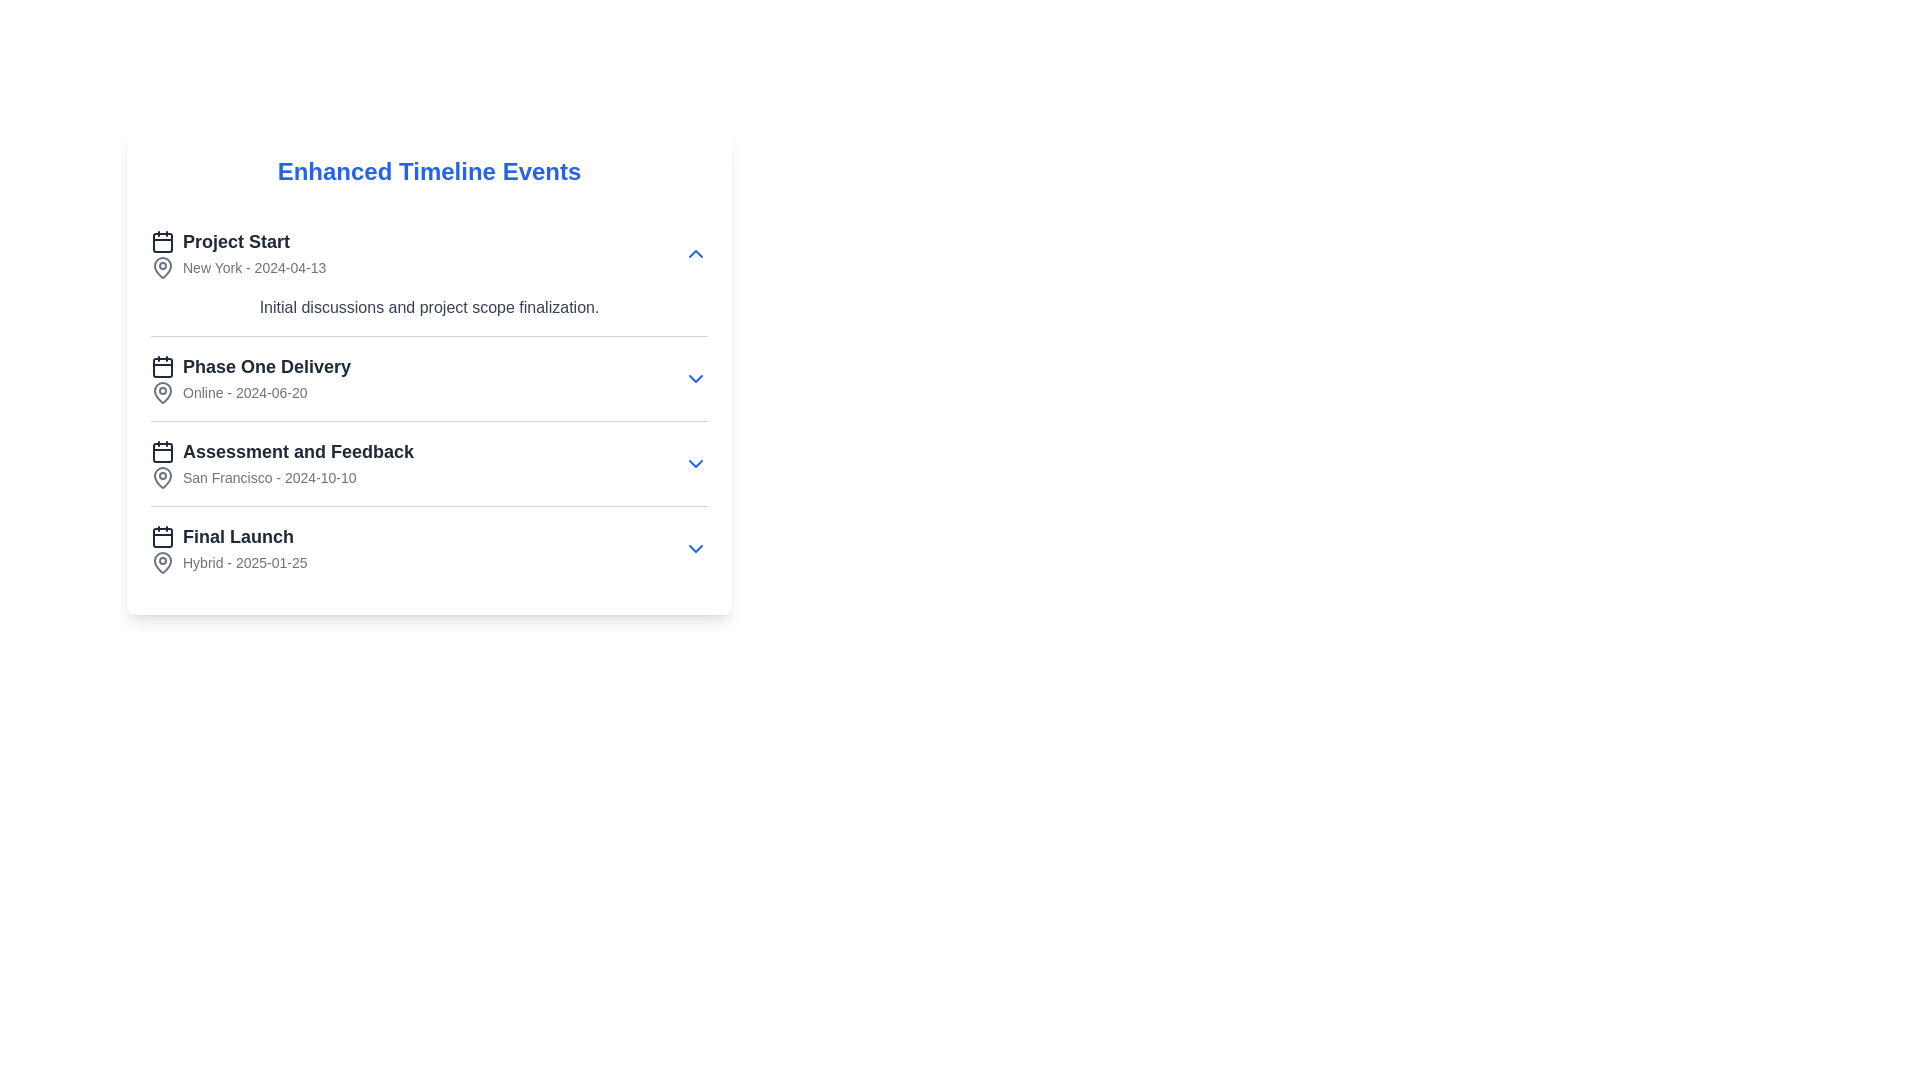  What do you see at coordinates (696, 378) in the screenshot?
I see `the dropdown indicator icon located on the right side of the 'Phase One Delivery' section` at bounding box center [696, 378].